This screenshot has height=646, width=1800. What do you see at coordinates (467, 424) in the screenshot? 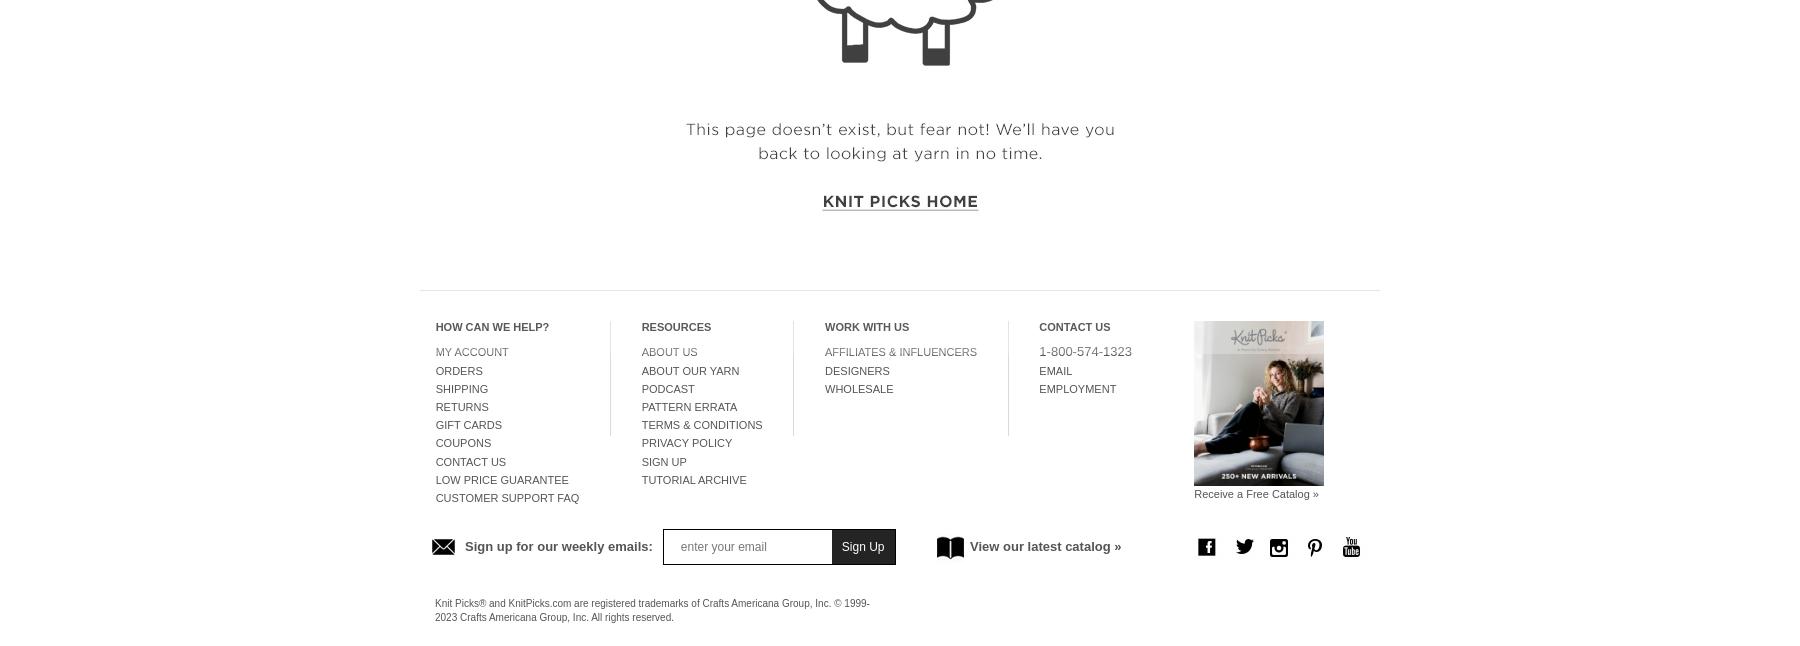
I see `'Gift Cards'` at bounding box center [467, 424].